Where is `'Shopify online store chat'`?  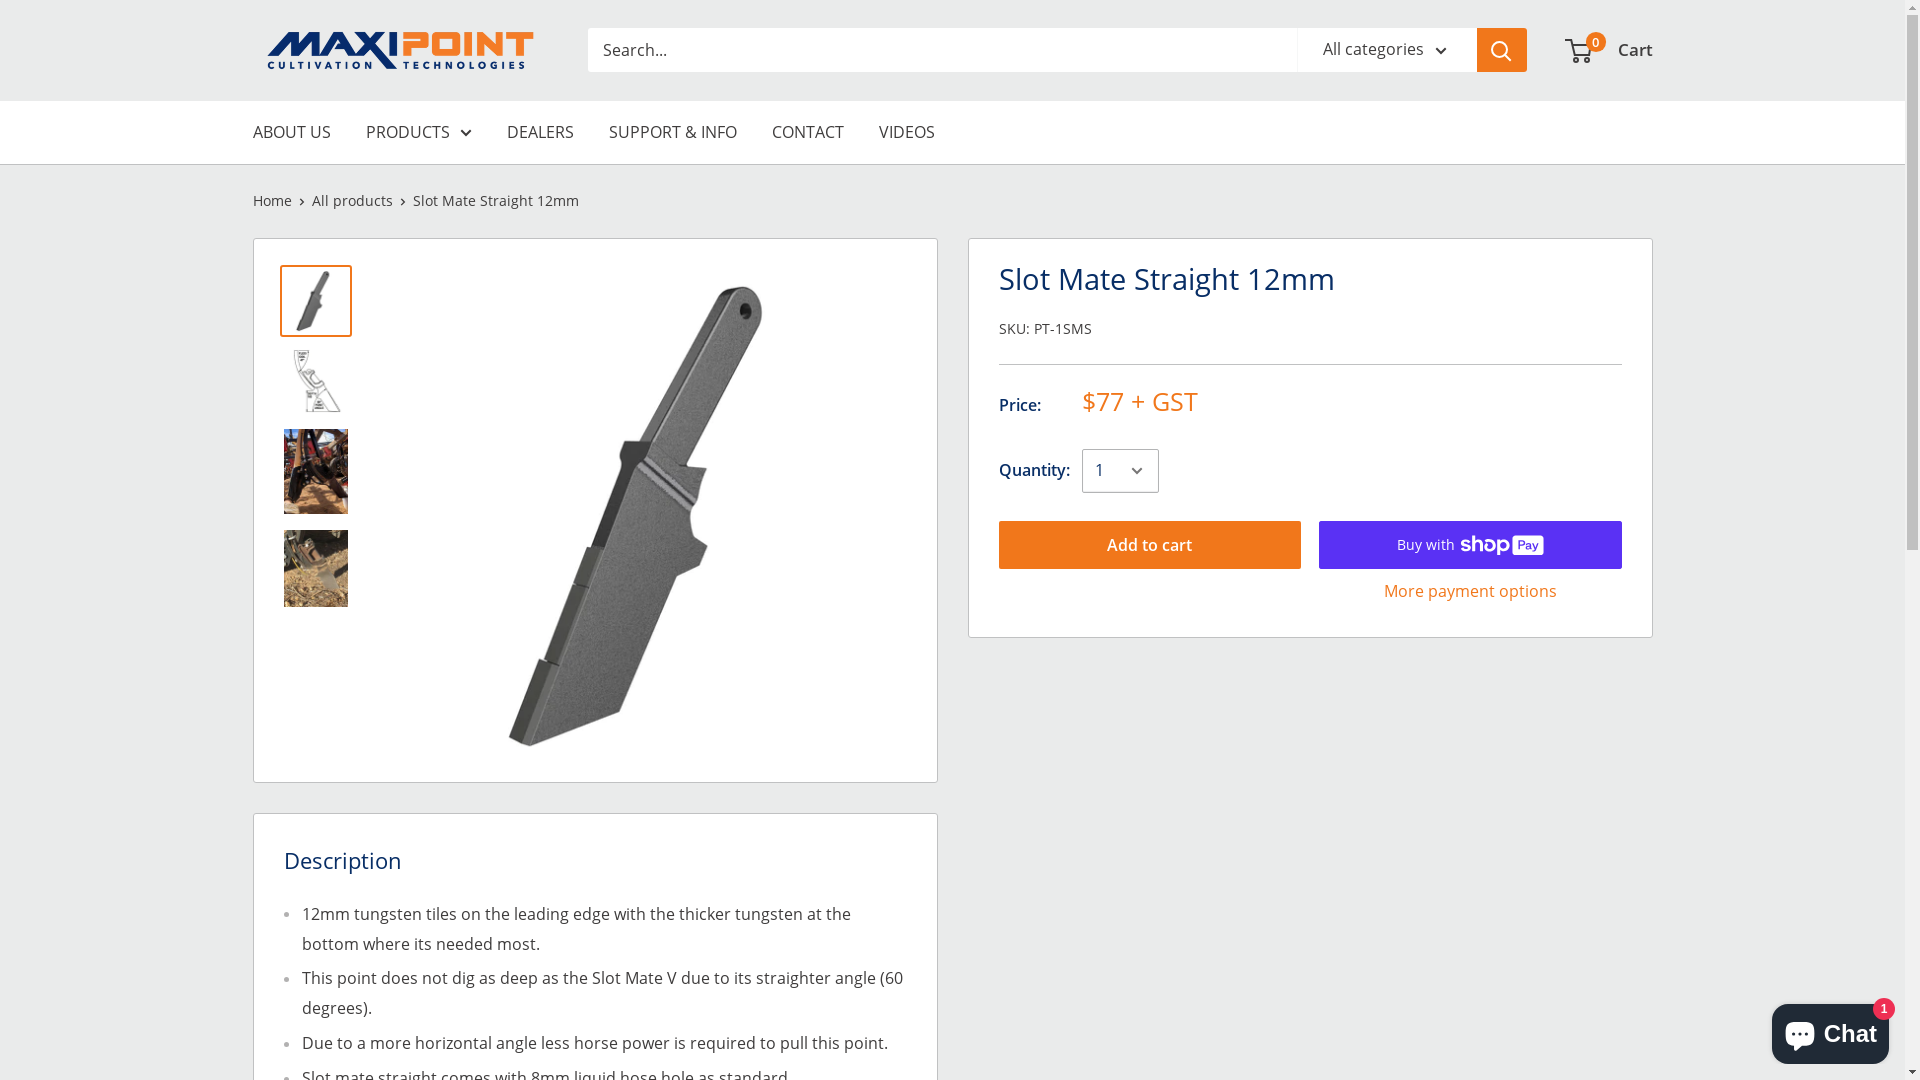 'Shopify online store chat' is located at coordinates (1830, 1029).